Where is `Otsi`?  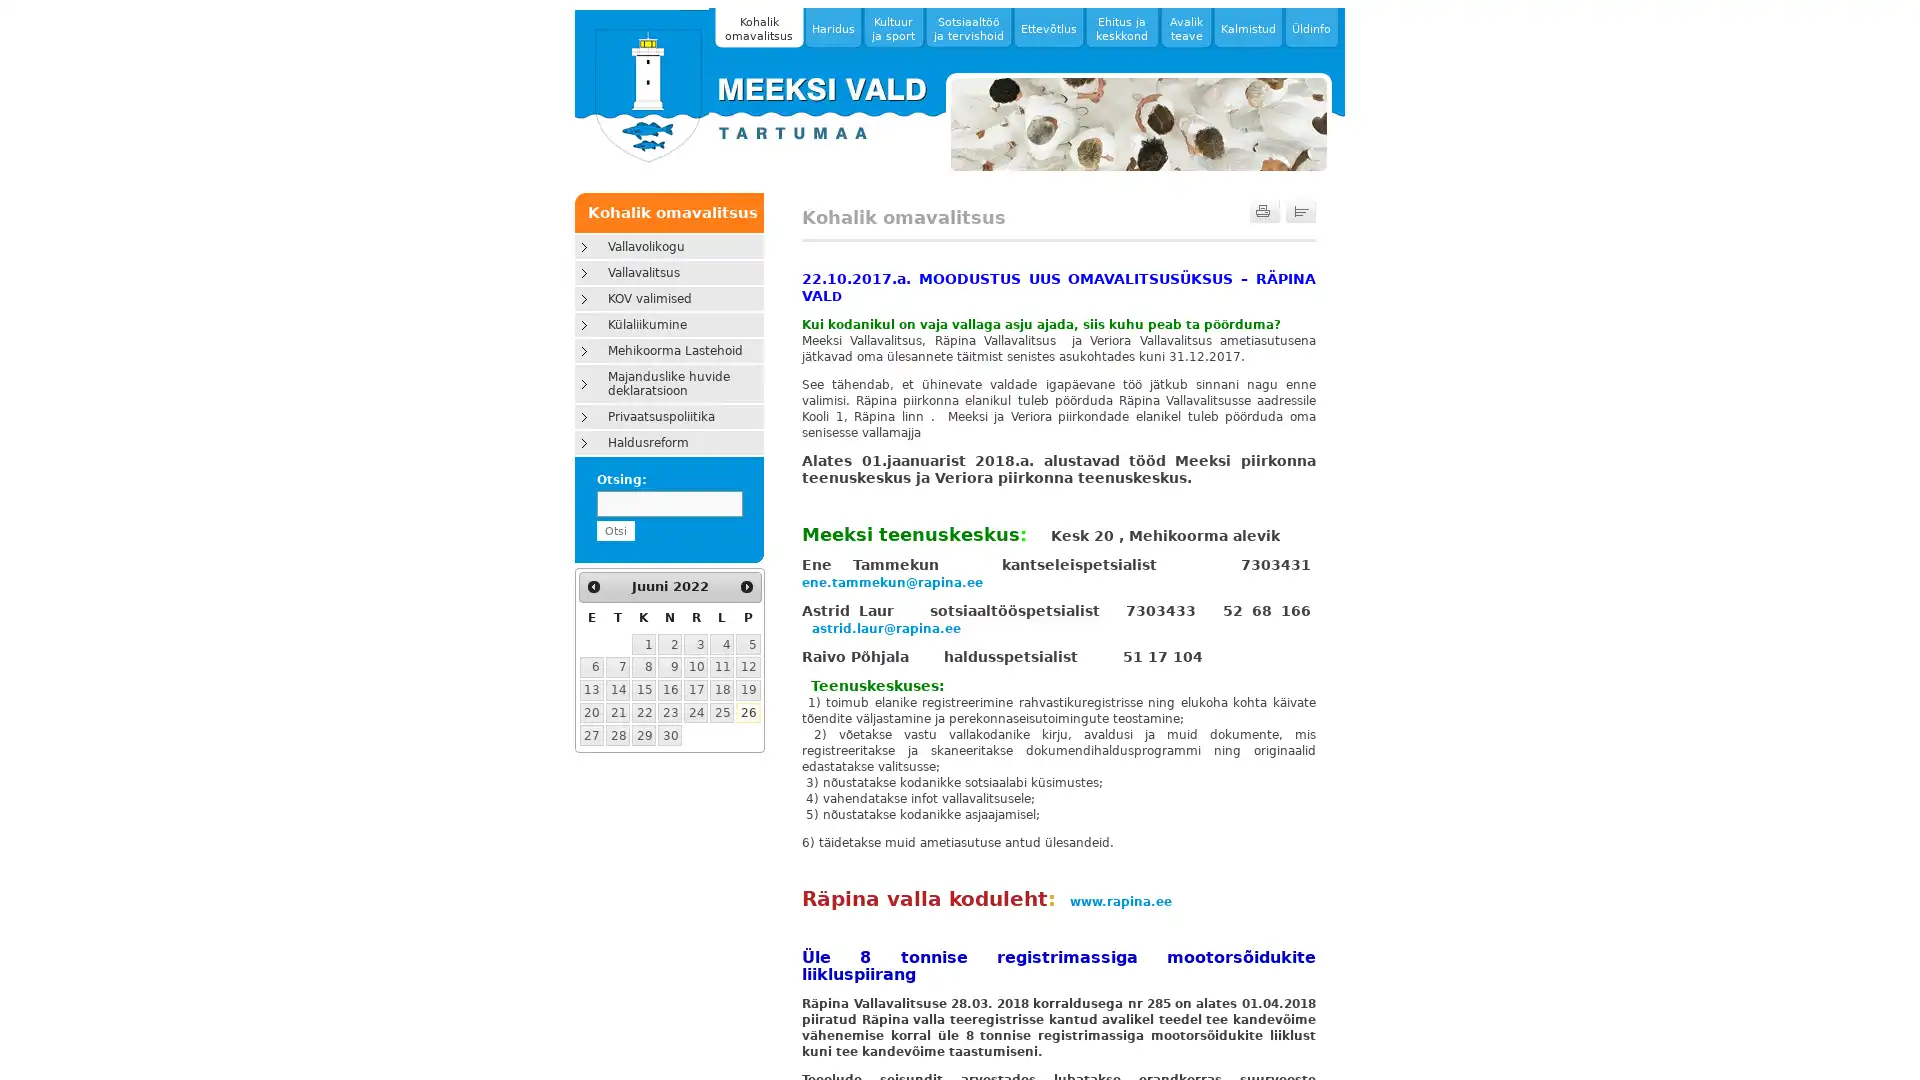
Otsi is located at coordinates (613, 530).